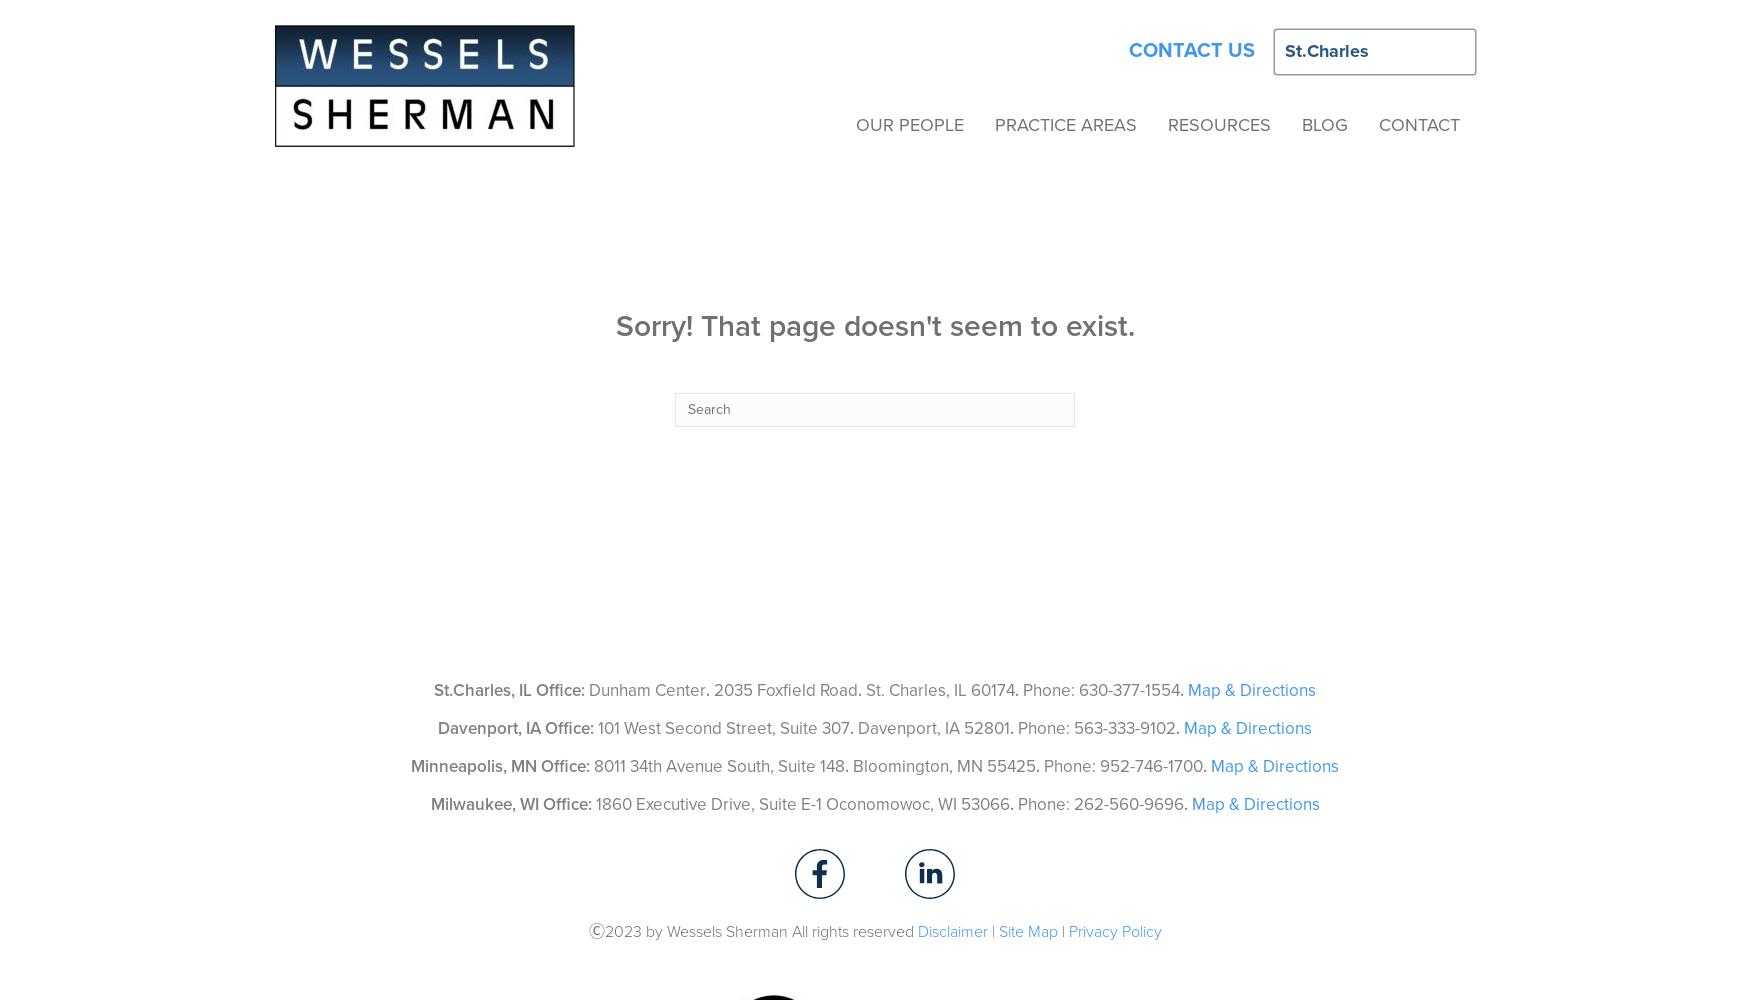  What do you see at coordinates (751, 931) in the screenshot?
I see `'Ⓒ2023 by Wessels Sherman All rights reserved'` at bounding box center [751, 931].